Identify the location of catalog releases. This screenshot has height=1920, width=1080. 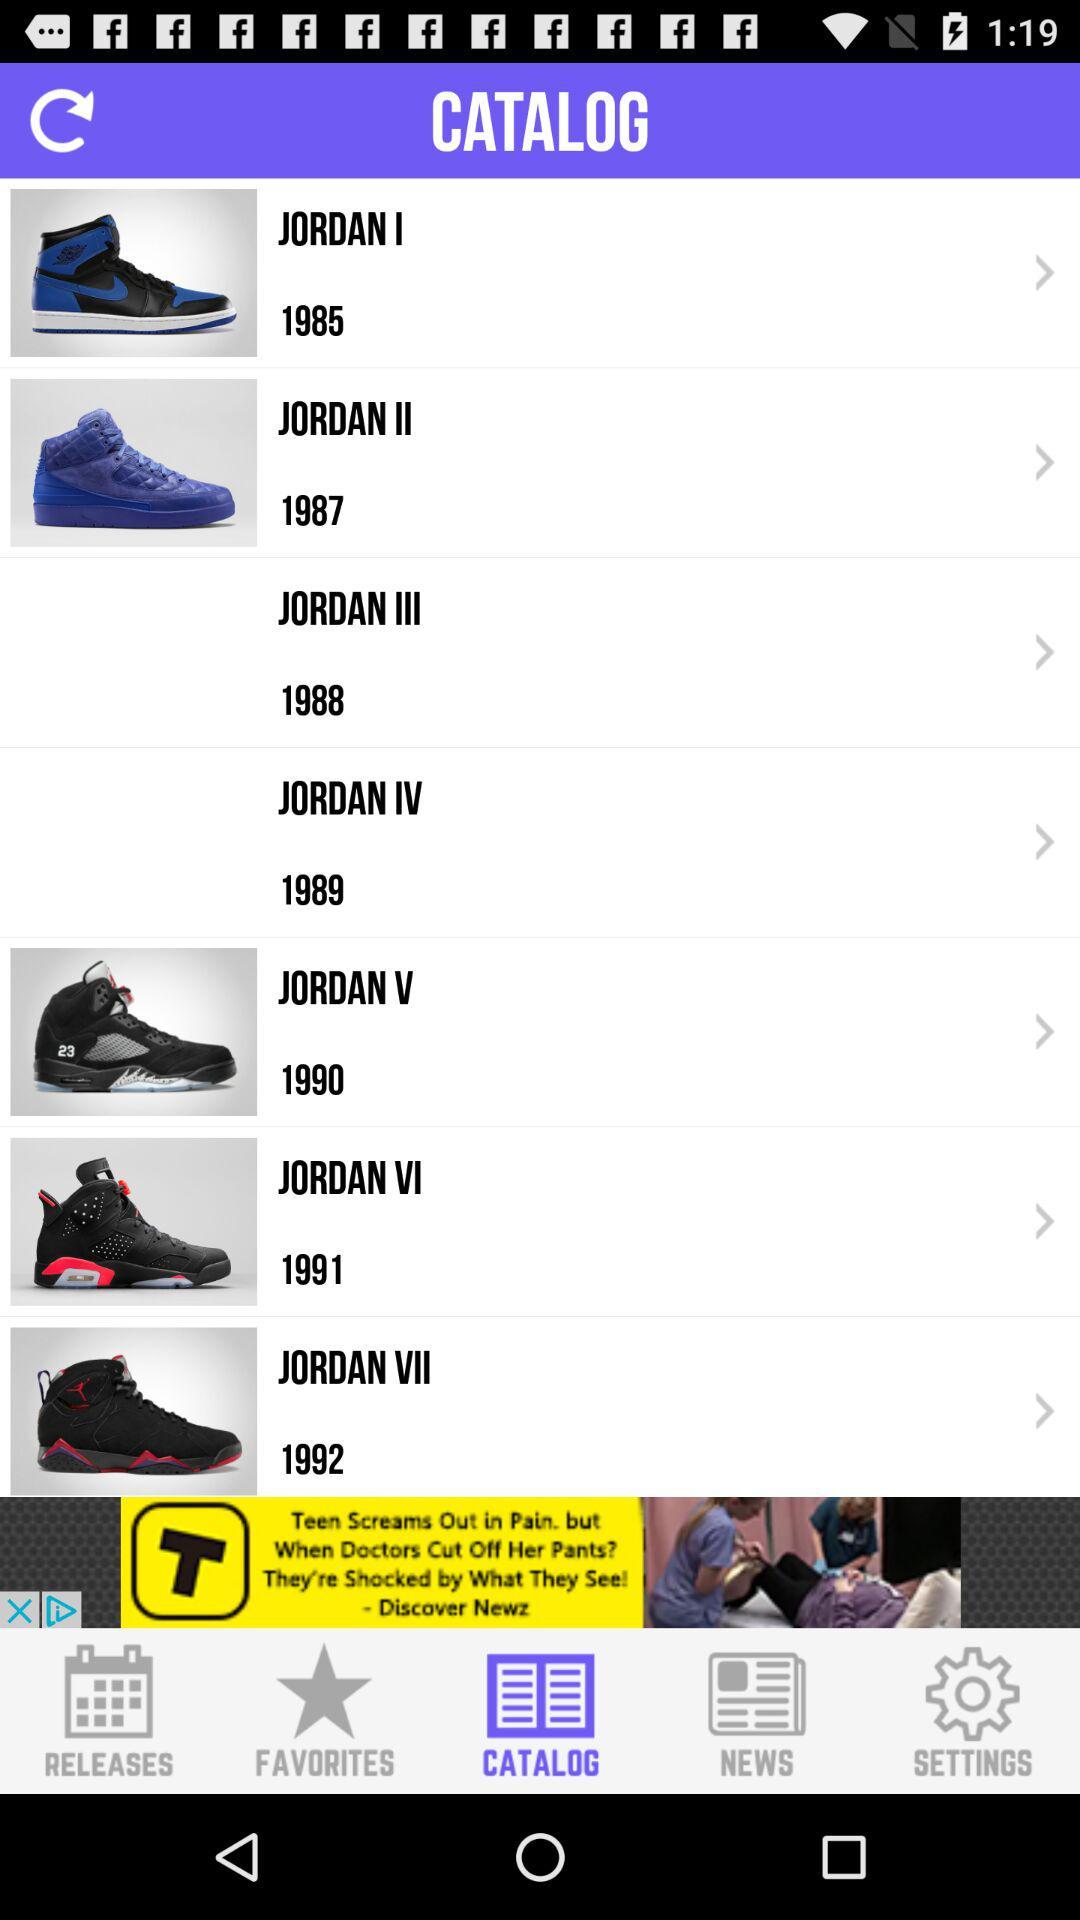
(108, 1710).